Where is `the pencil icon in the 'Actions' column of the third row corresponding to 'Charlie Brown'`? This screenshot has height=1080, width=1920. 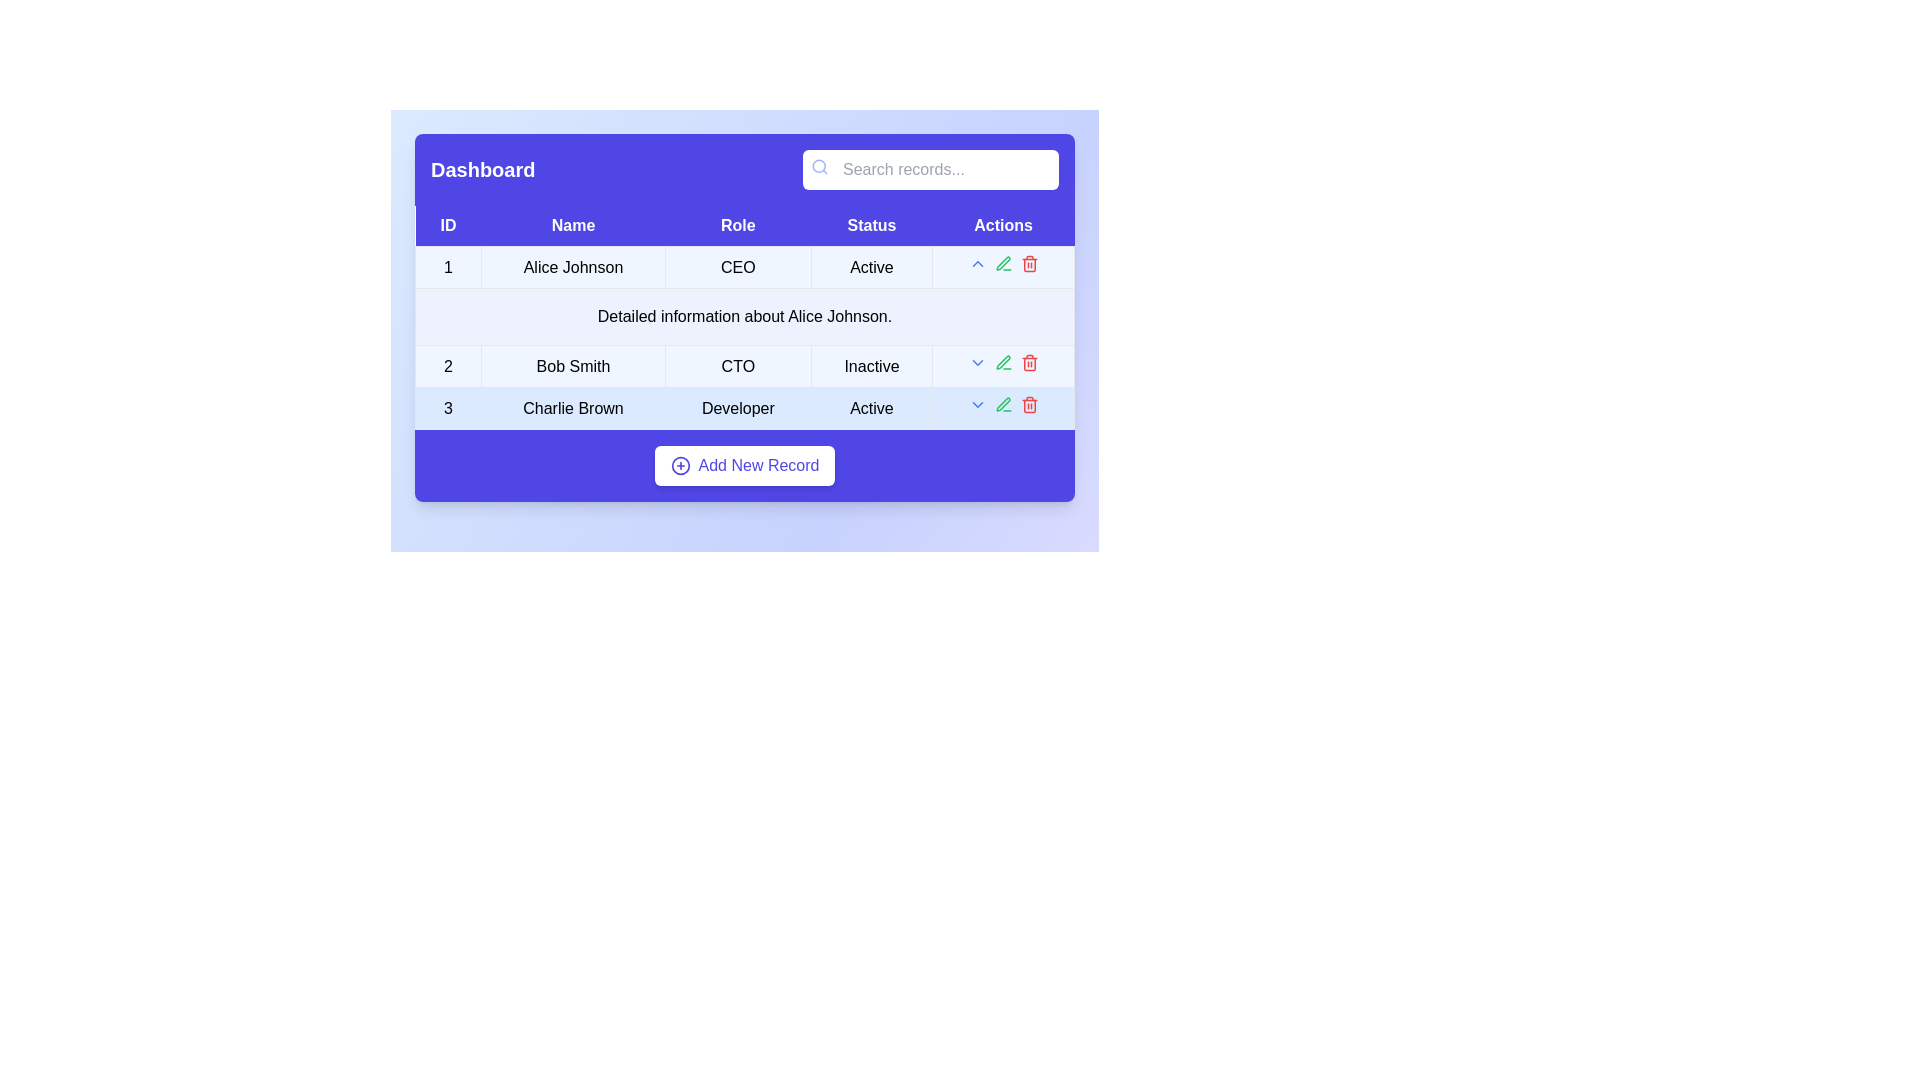 the pencil icon in the 'Actions' column of the third row corresponding to 'Charlie Brown' is located at coordinates (1003, 262).